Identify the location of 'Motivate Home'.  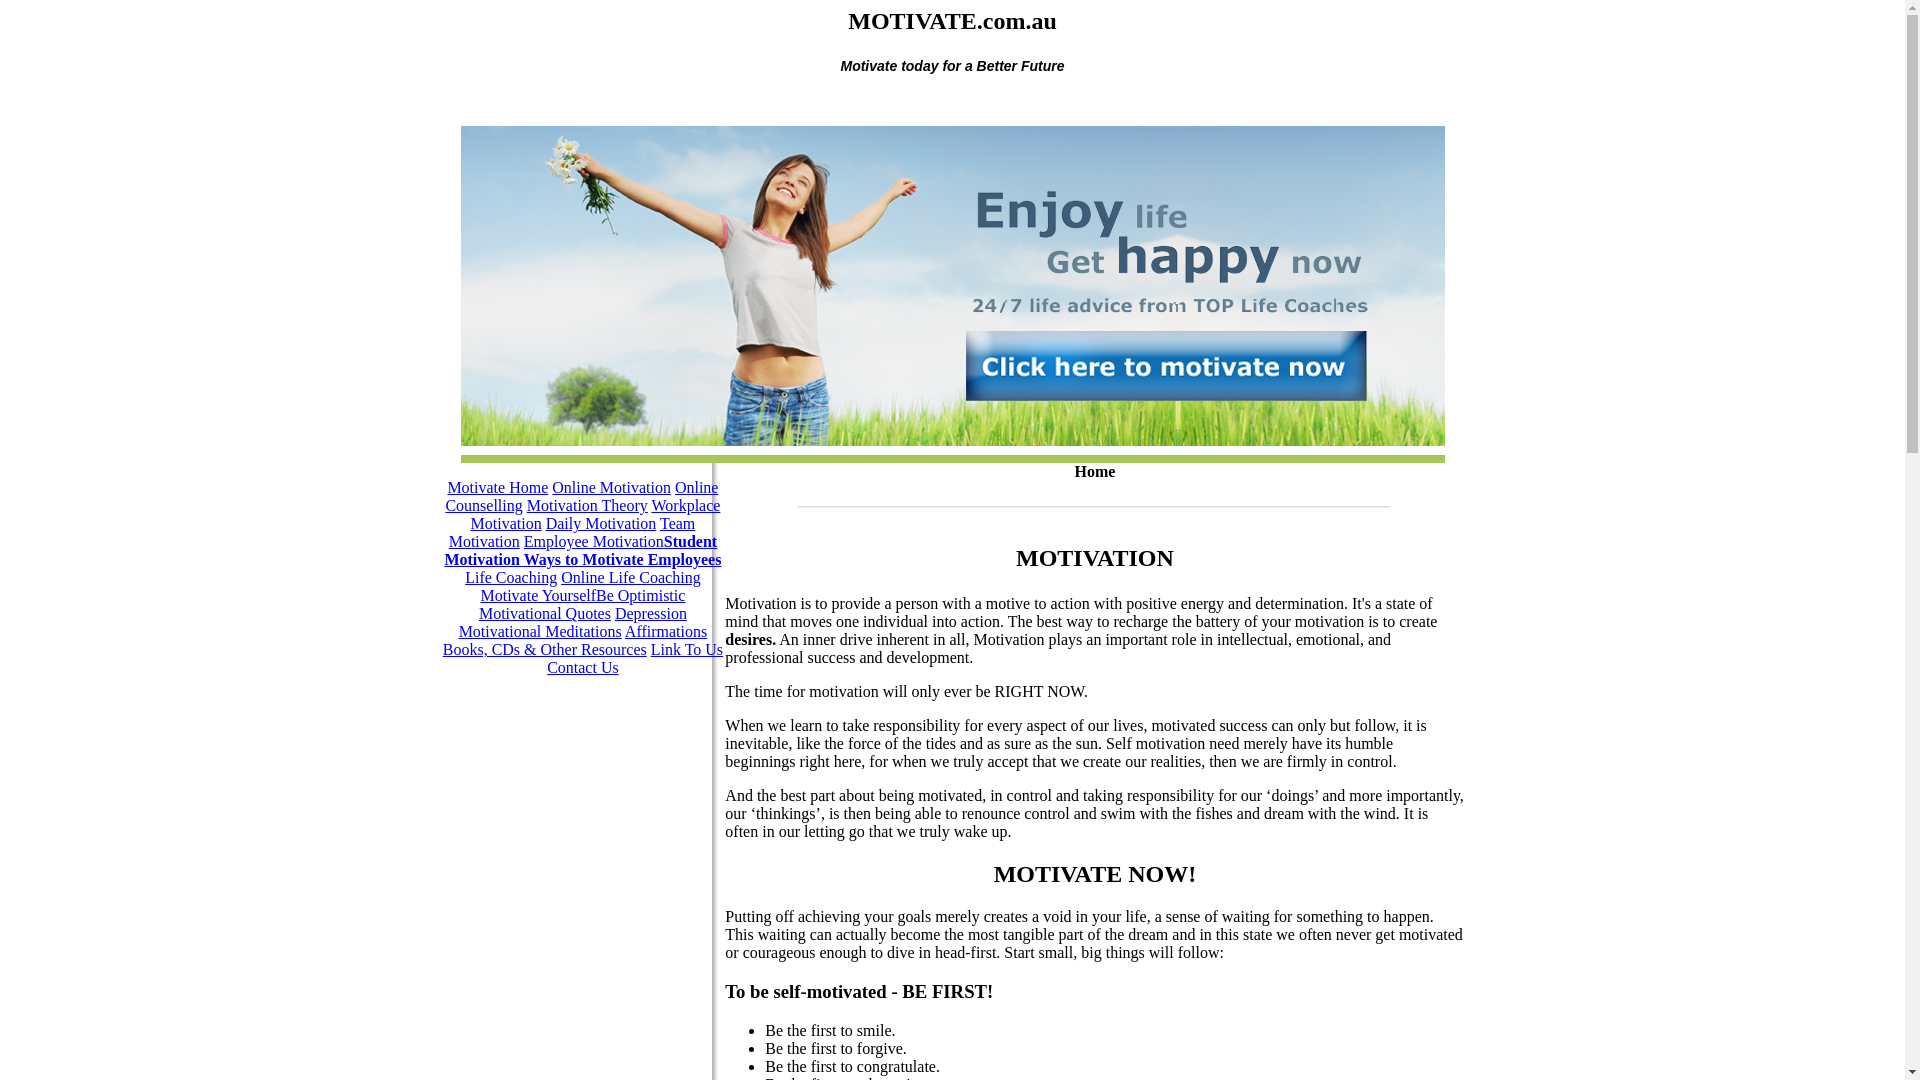
(497, 487).